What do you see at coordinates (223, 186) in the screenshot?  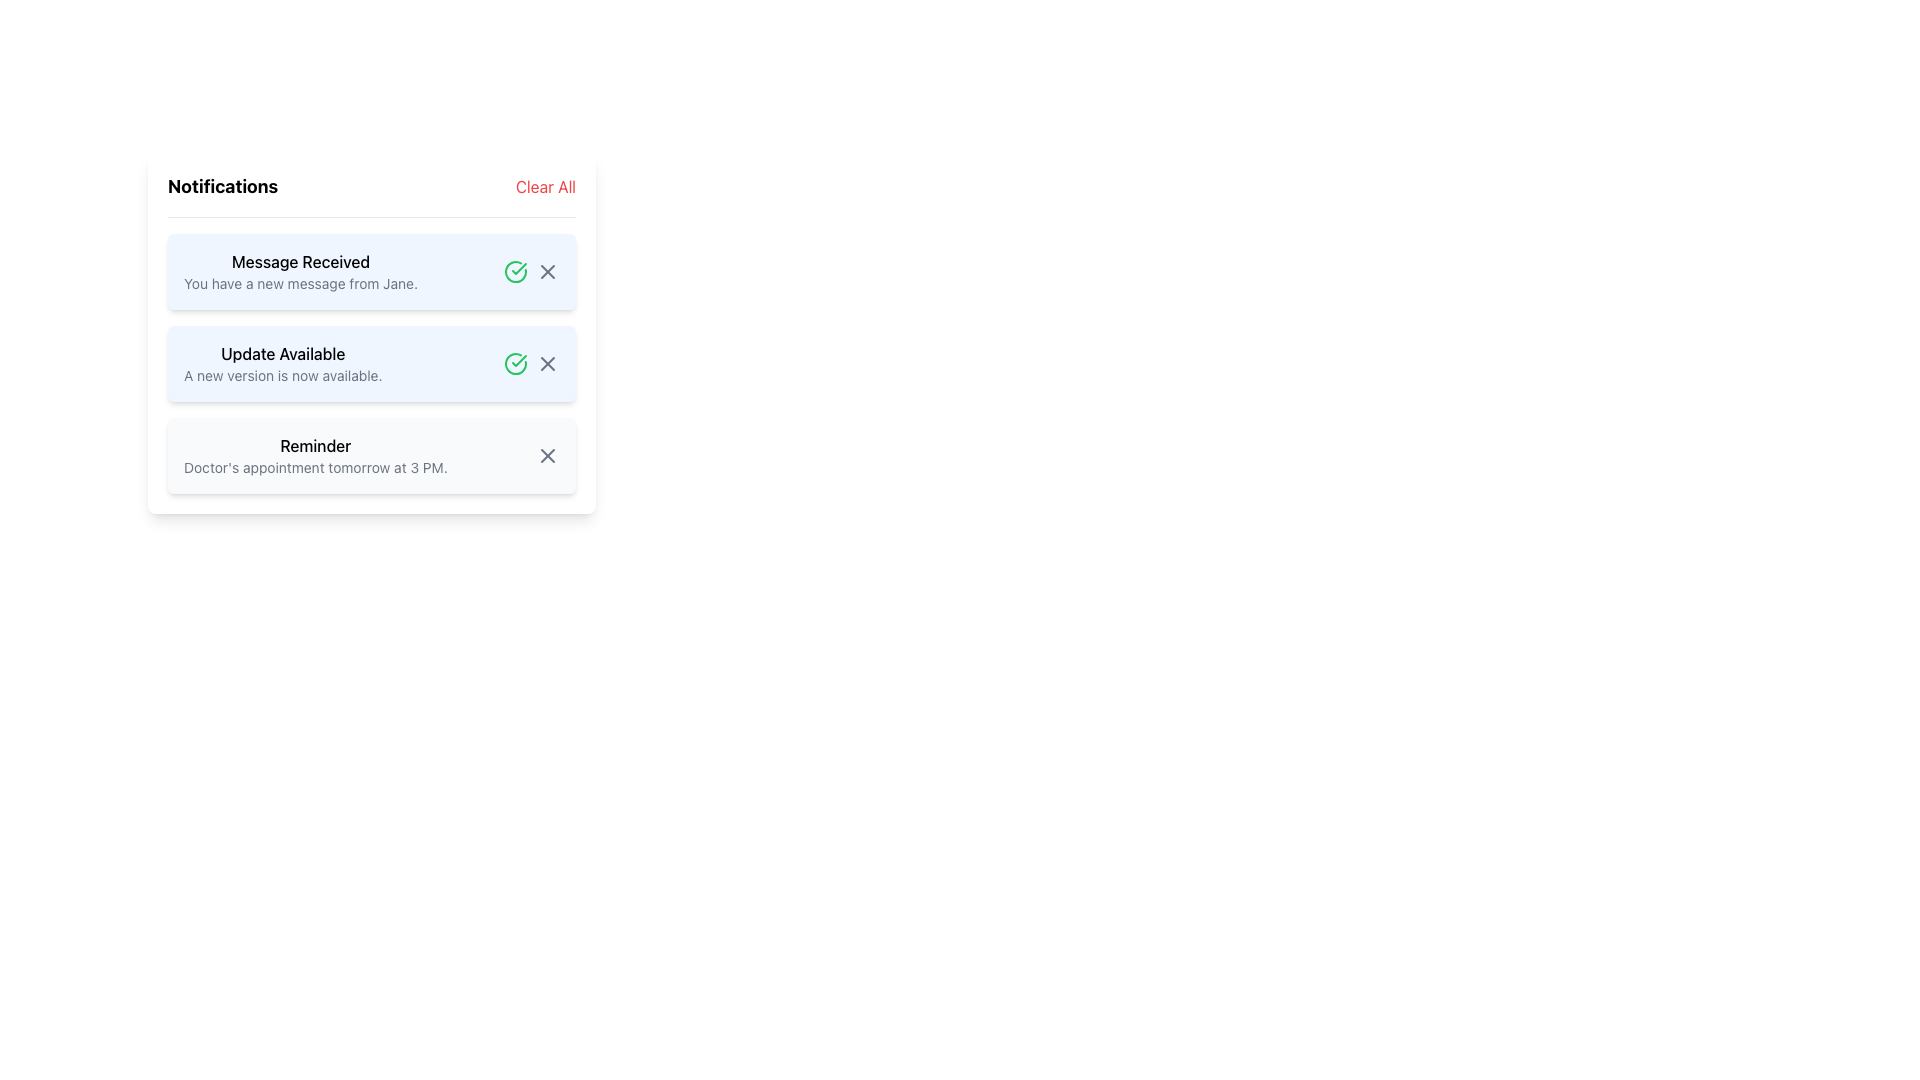 I see `text content of the Text Label that serves as the title for the notification section, displaying 'Clear All'` at bounding box center [223, 186].